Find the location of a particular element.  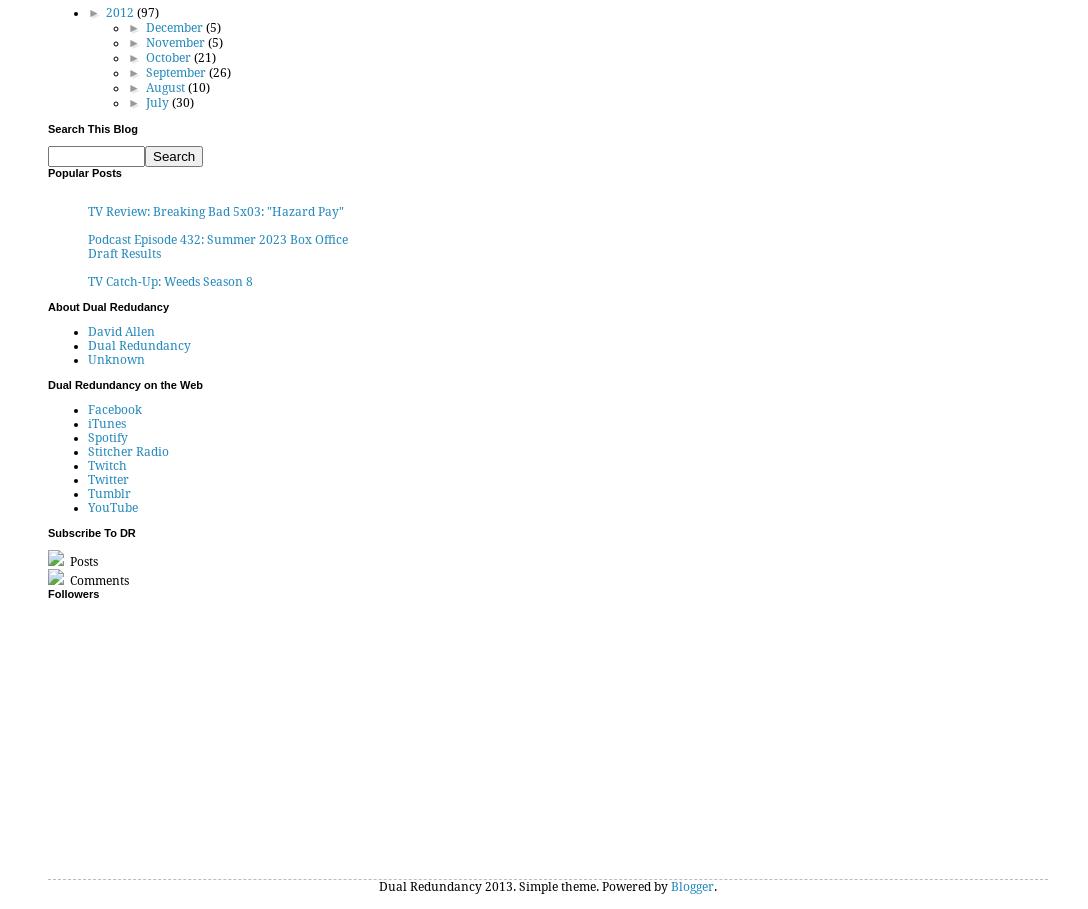

'Dual Redundancy' is located at coordinates (138, 345).